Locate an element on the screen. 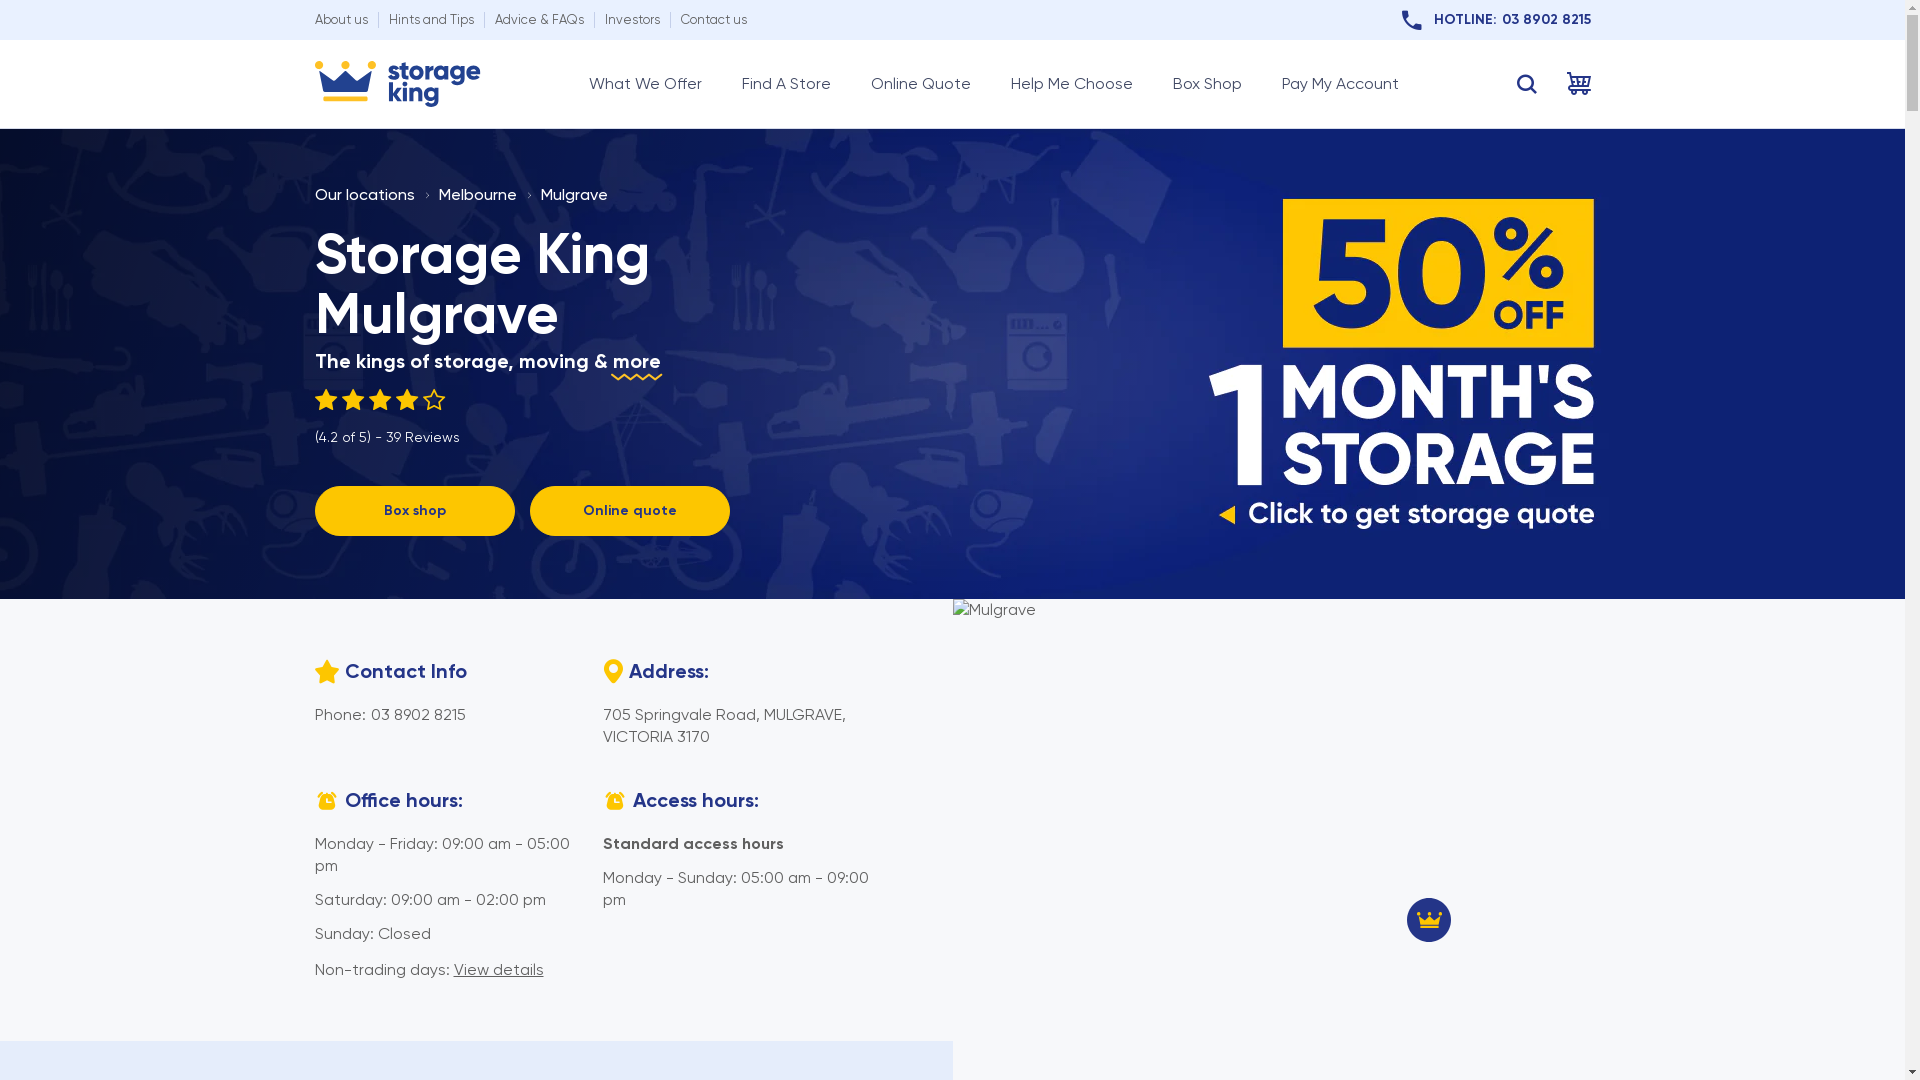 The width and height of the screenshot is (1920, 1080). '(4.2 of 5) - 39 Reviews' is located at coordinates (386, 416).